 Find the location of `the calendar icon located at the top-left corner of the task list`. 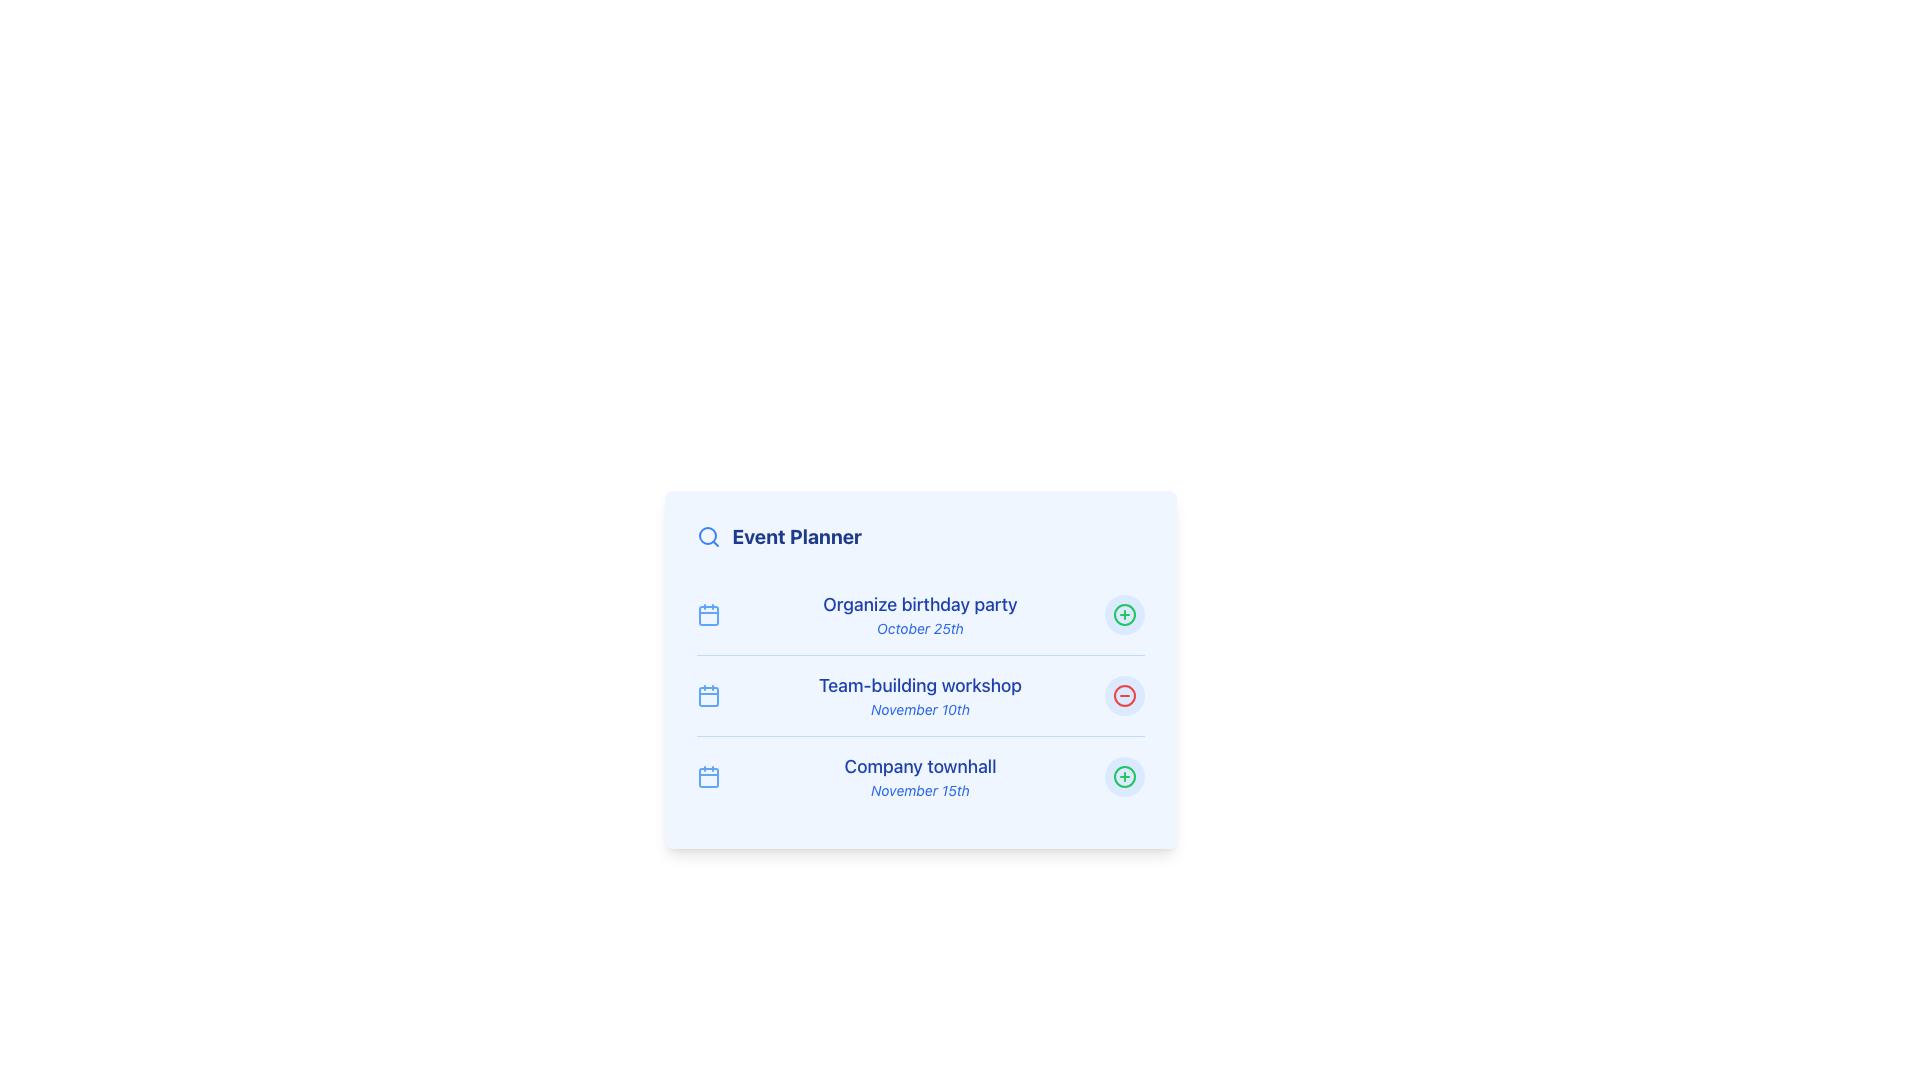

the calendar icon located at the top-left corner of the task list is located at coordinates (708, 615).